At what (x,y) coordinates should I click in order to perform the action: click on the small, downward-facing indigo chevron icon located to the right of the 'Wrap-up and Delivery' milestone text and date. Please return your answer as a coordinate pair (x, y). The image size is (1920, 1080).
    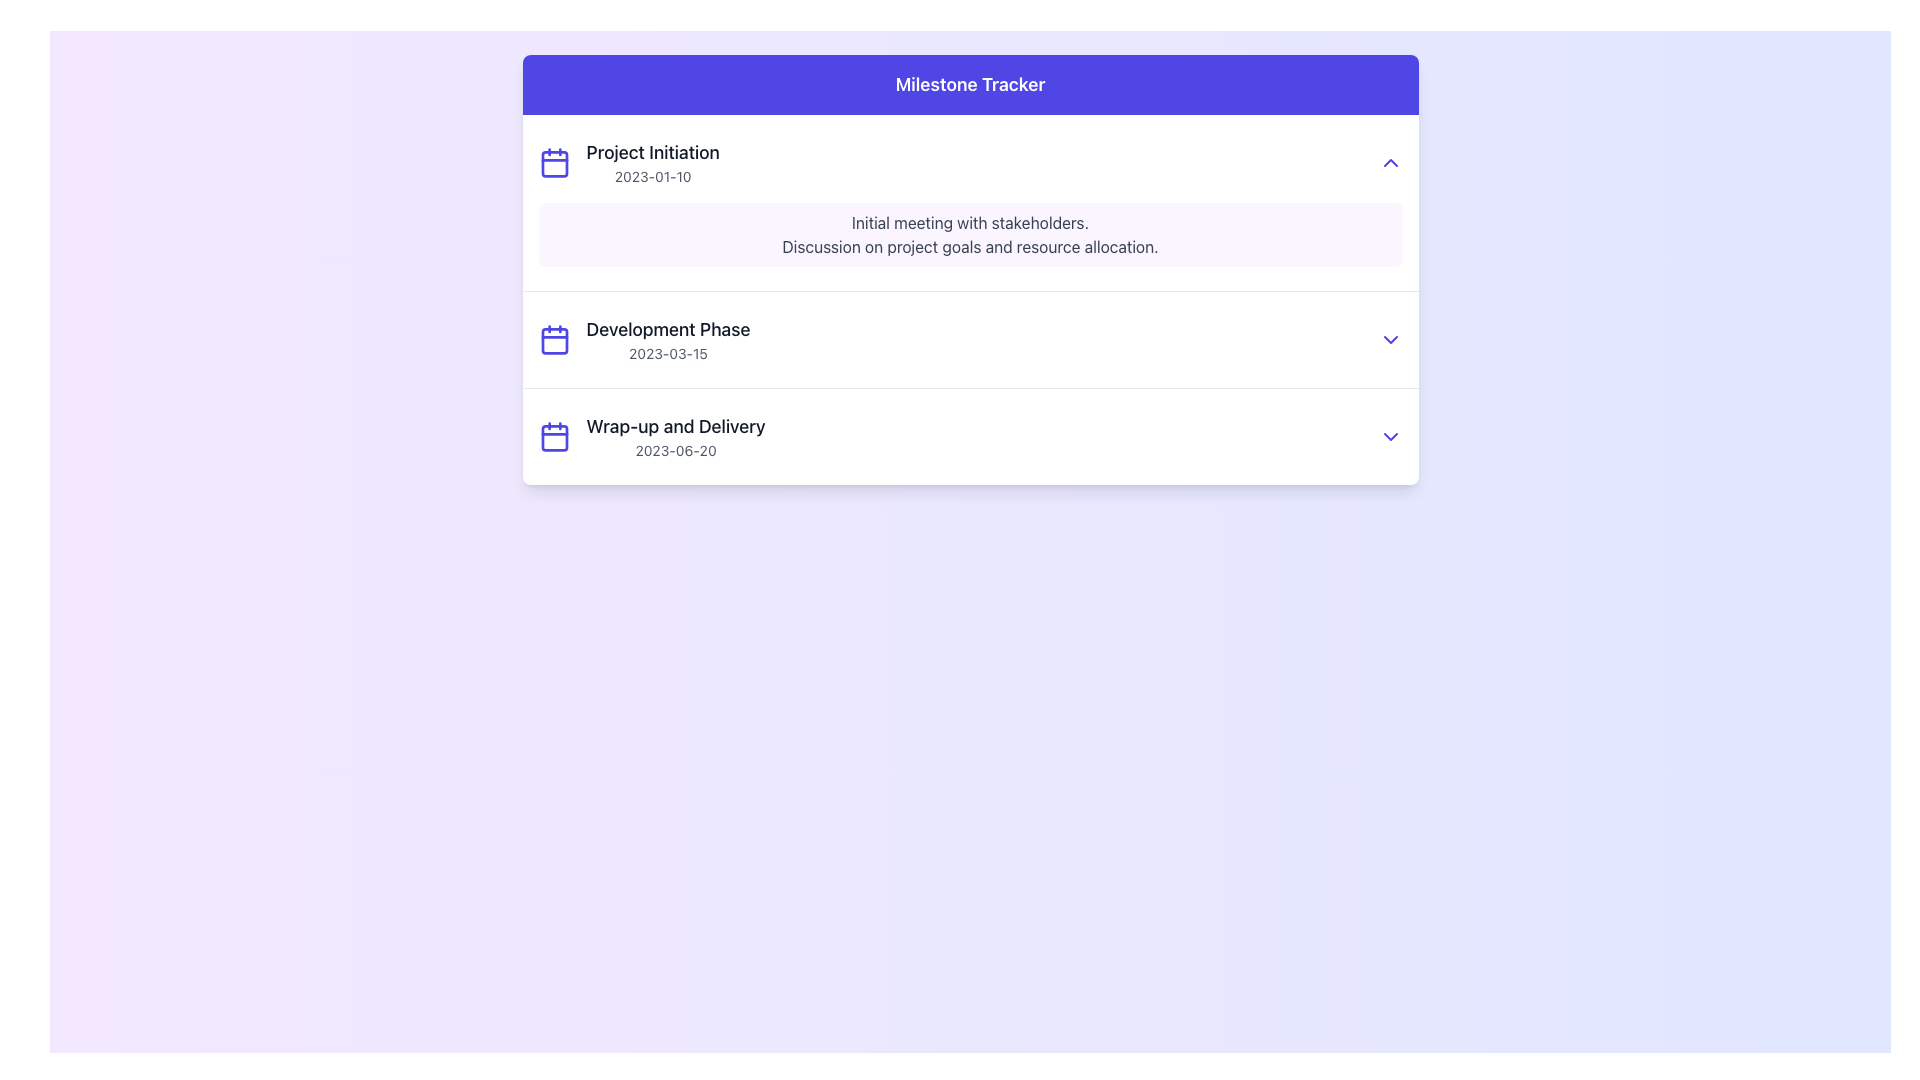
    Looking at the image, I should click on (1389, 435).